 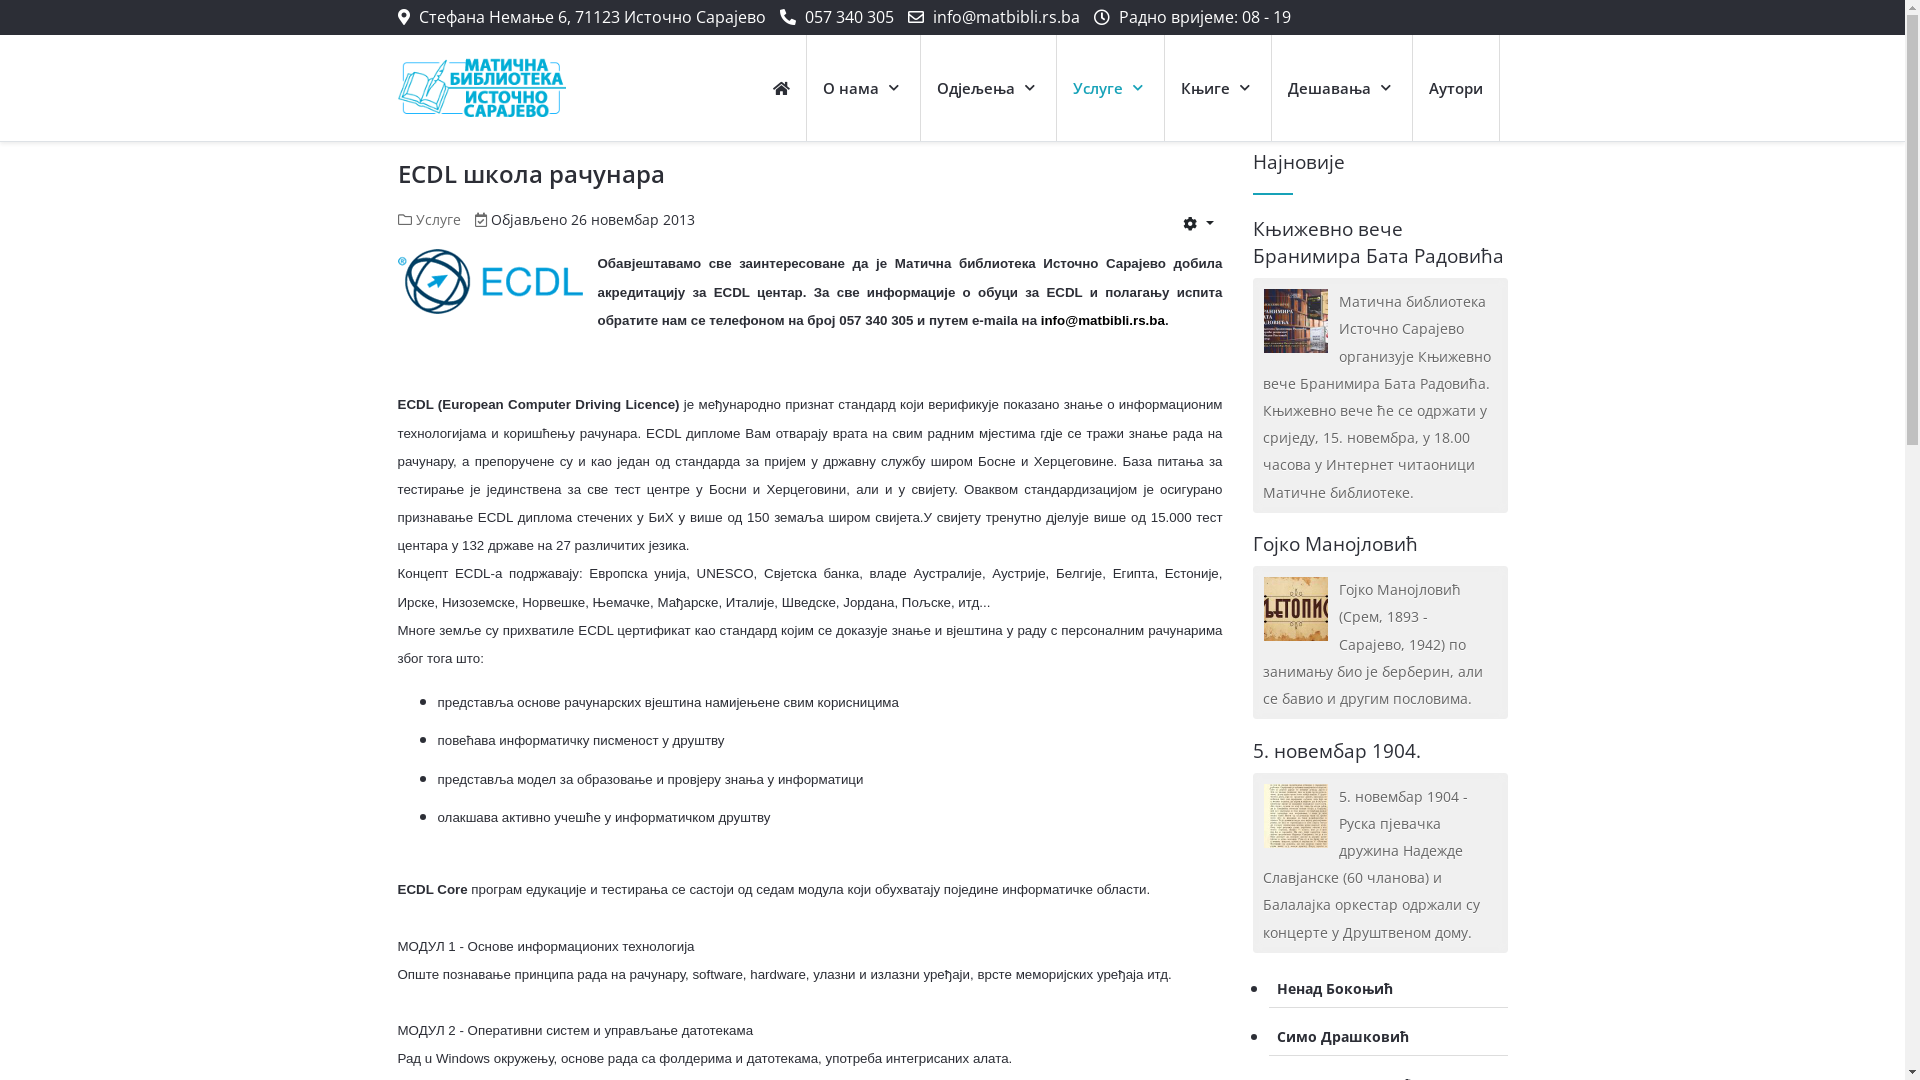 I want to click on 'info@matbibli.rs.ba', so click(x=1102, y=319).